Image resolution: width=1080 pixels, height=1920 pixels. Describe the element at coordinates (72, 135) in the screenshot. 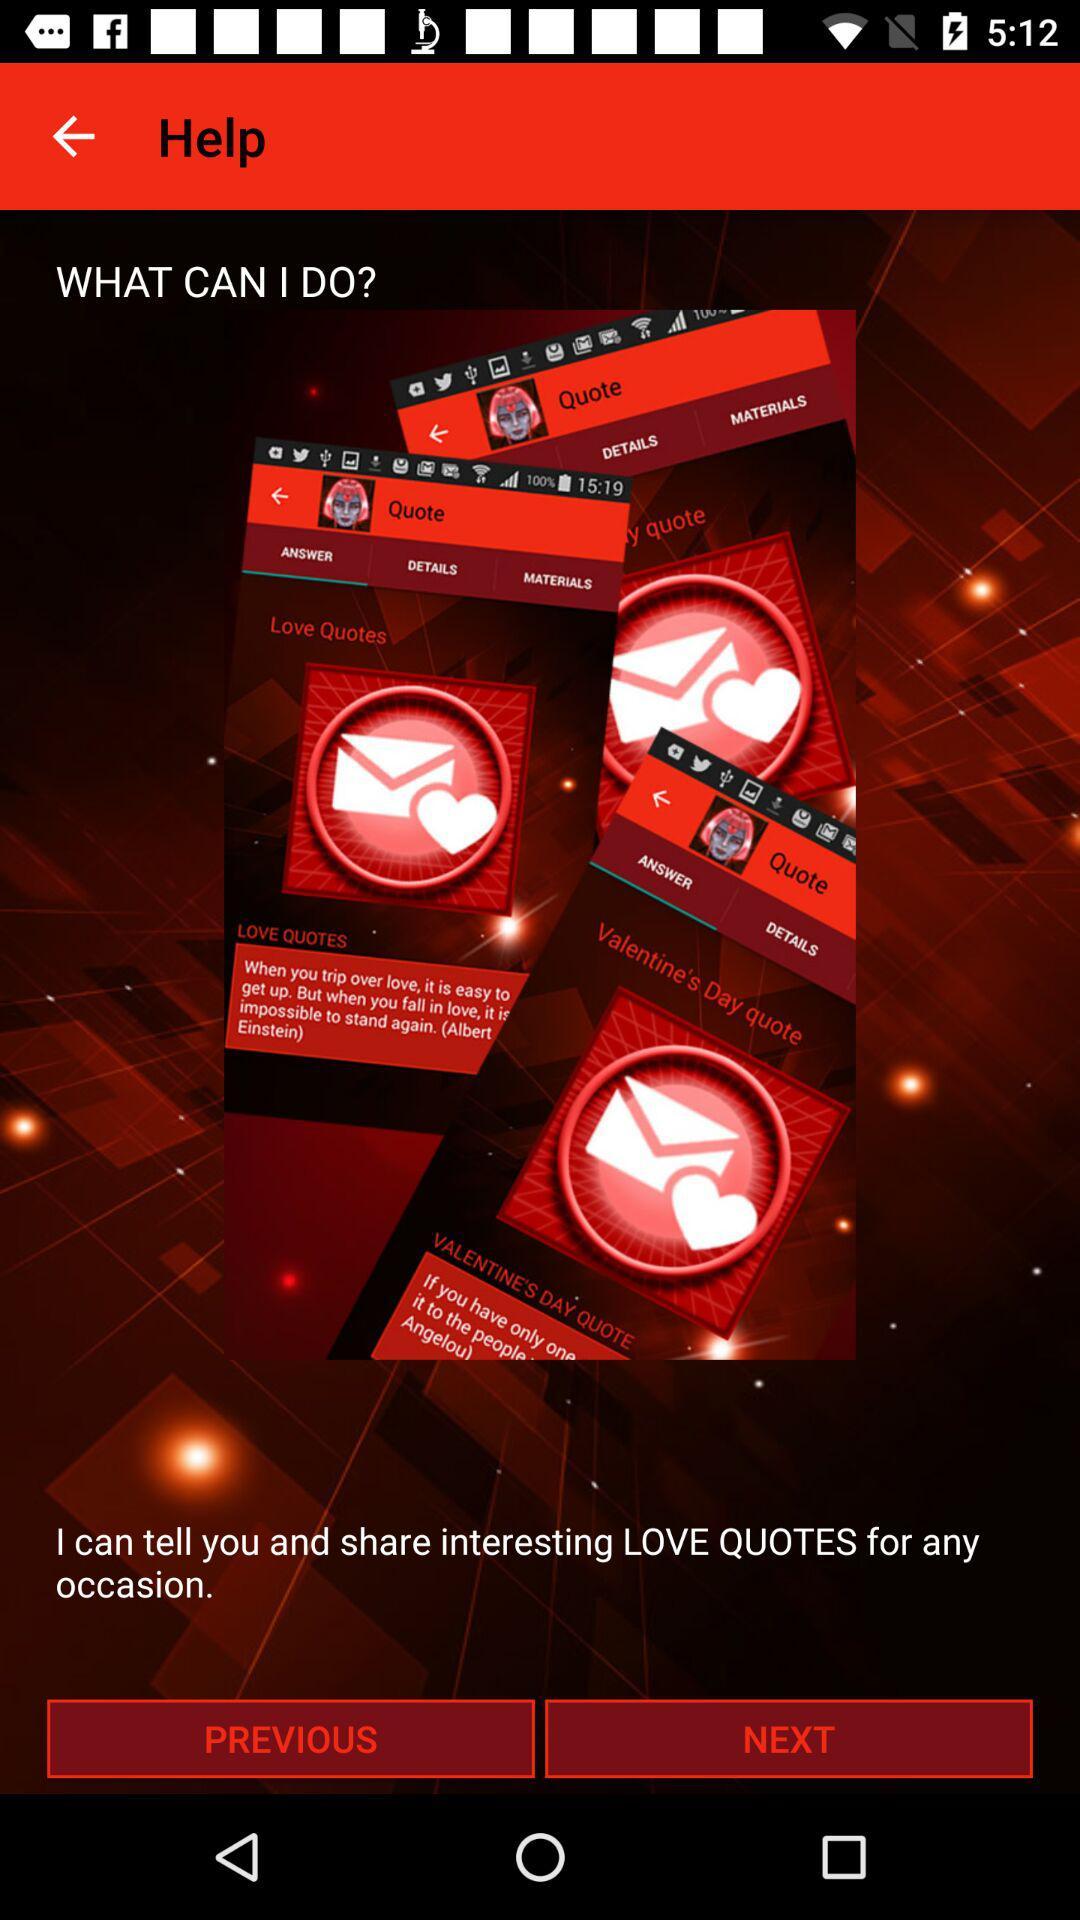

I see `icon to the left of help` at that location.